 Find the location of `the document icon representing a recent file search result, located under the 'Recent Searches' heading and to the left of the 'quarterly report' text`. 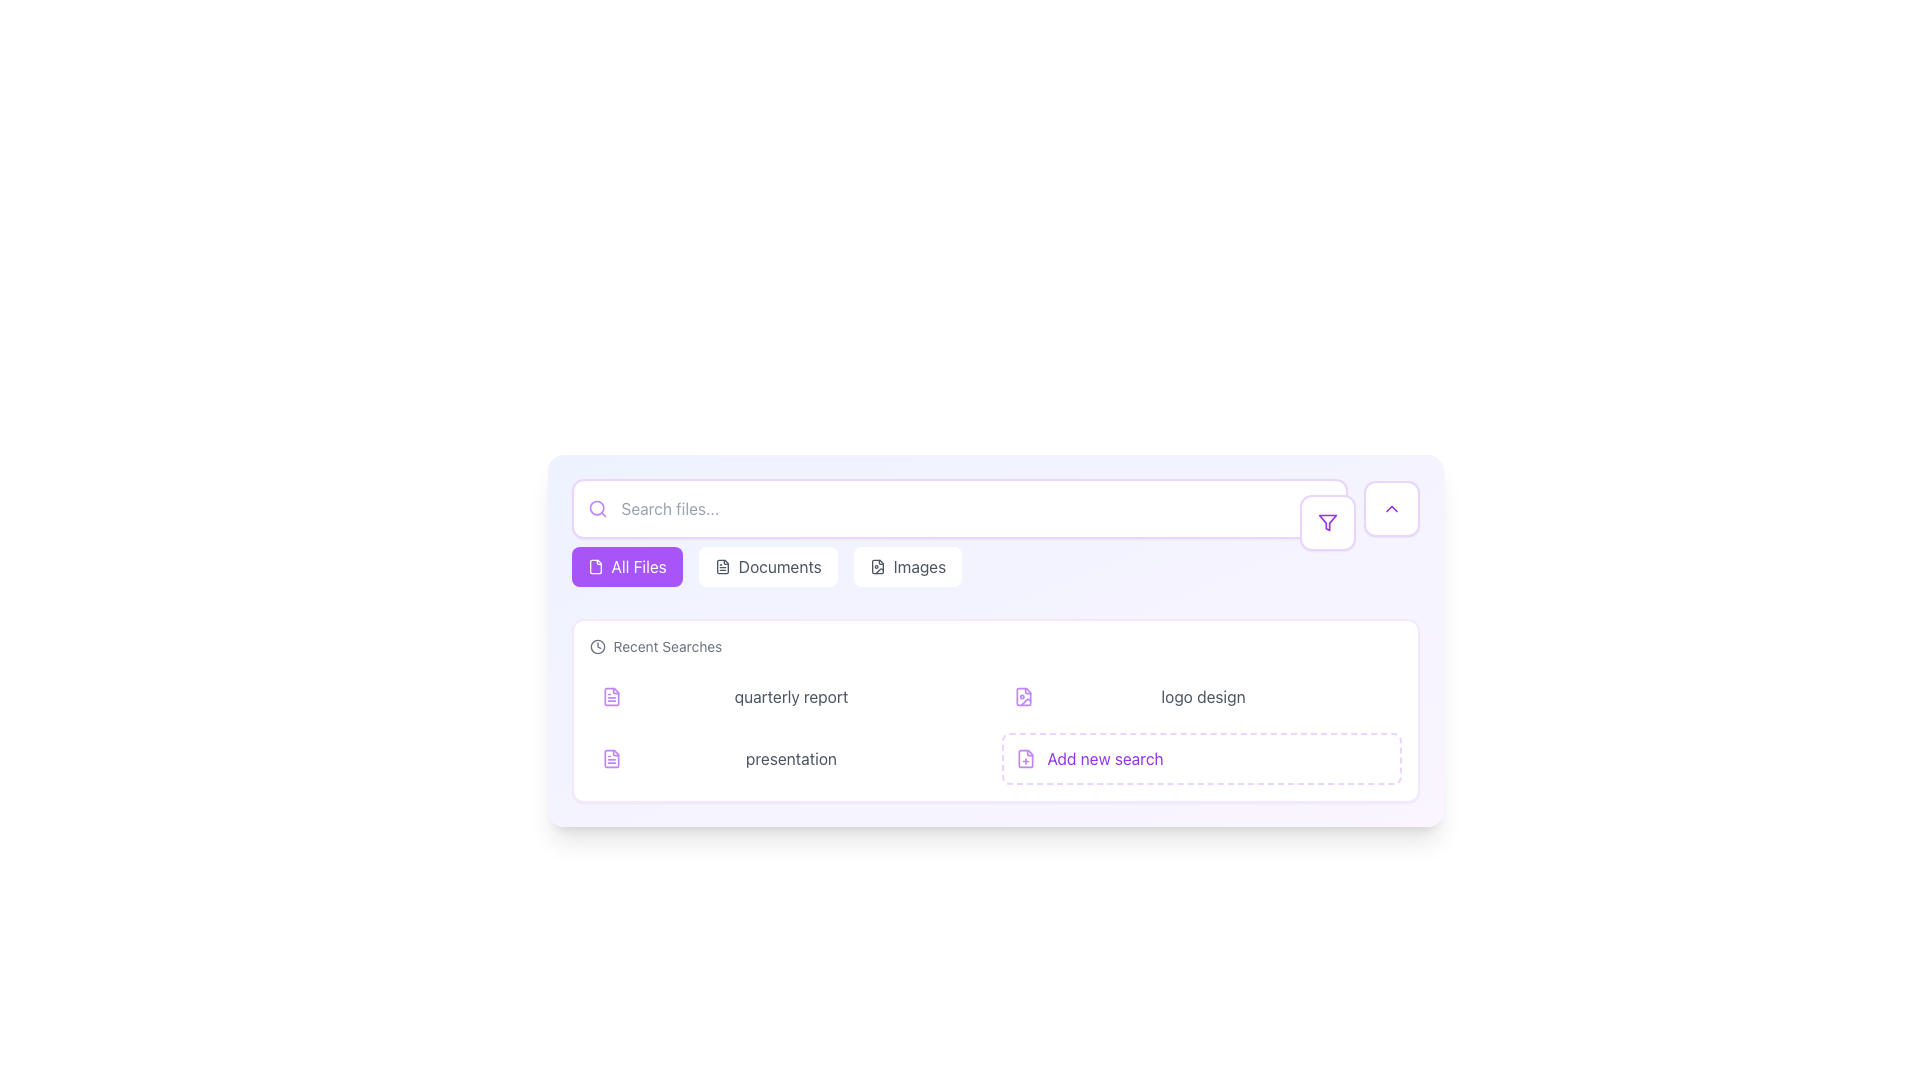

the document icon representing a recent file search result, located under the 'Recent Searches' heading and to the left of the 'quarterly report' text is located at coordinates (610, 696).